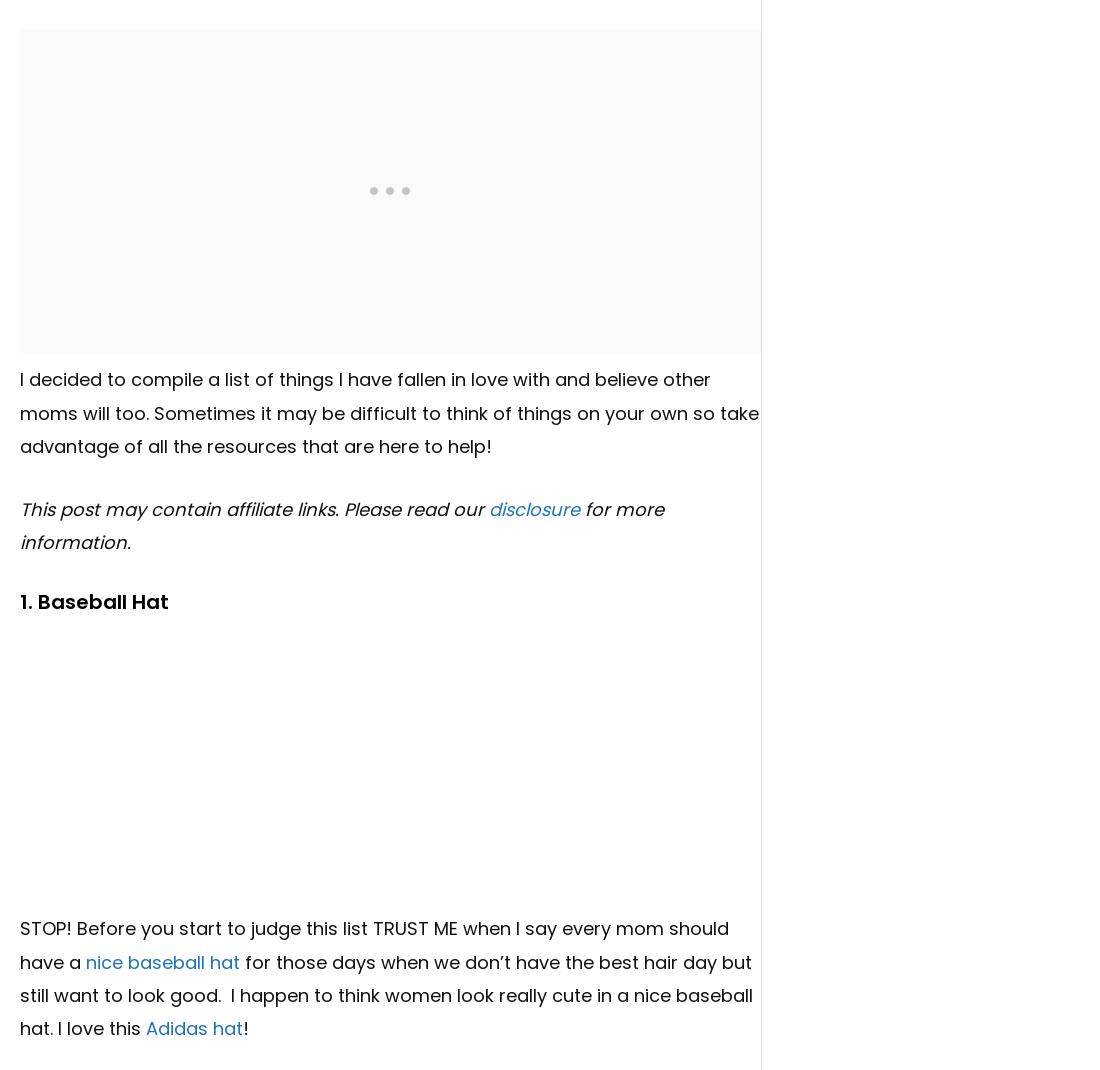 This screenshot has width=1100, height=1070. I want to click on 'nice baseball hat', so click(86, 960).